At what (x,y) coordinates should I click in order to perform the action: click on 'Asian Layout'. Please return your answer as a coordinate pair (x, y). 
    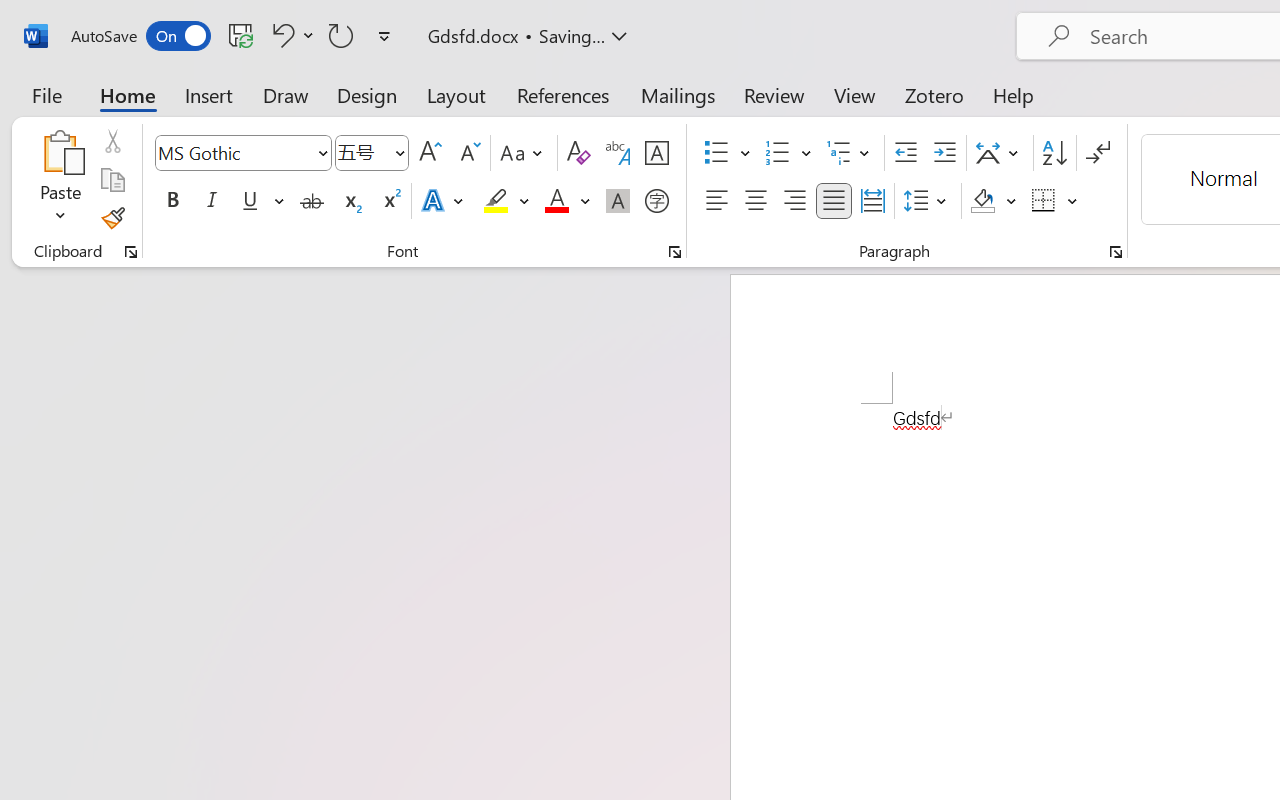
    Looking at the image, I should click on (1000, 153).